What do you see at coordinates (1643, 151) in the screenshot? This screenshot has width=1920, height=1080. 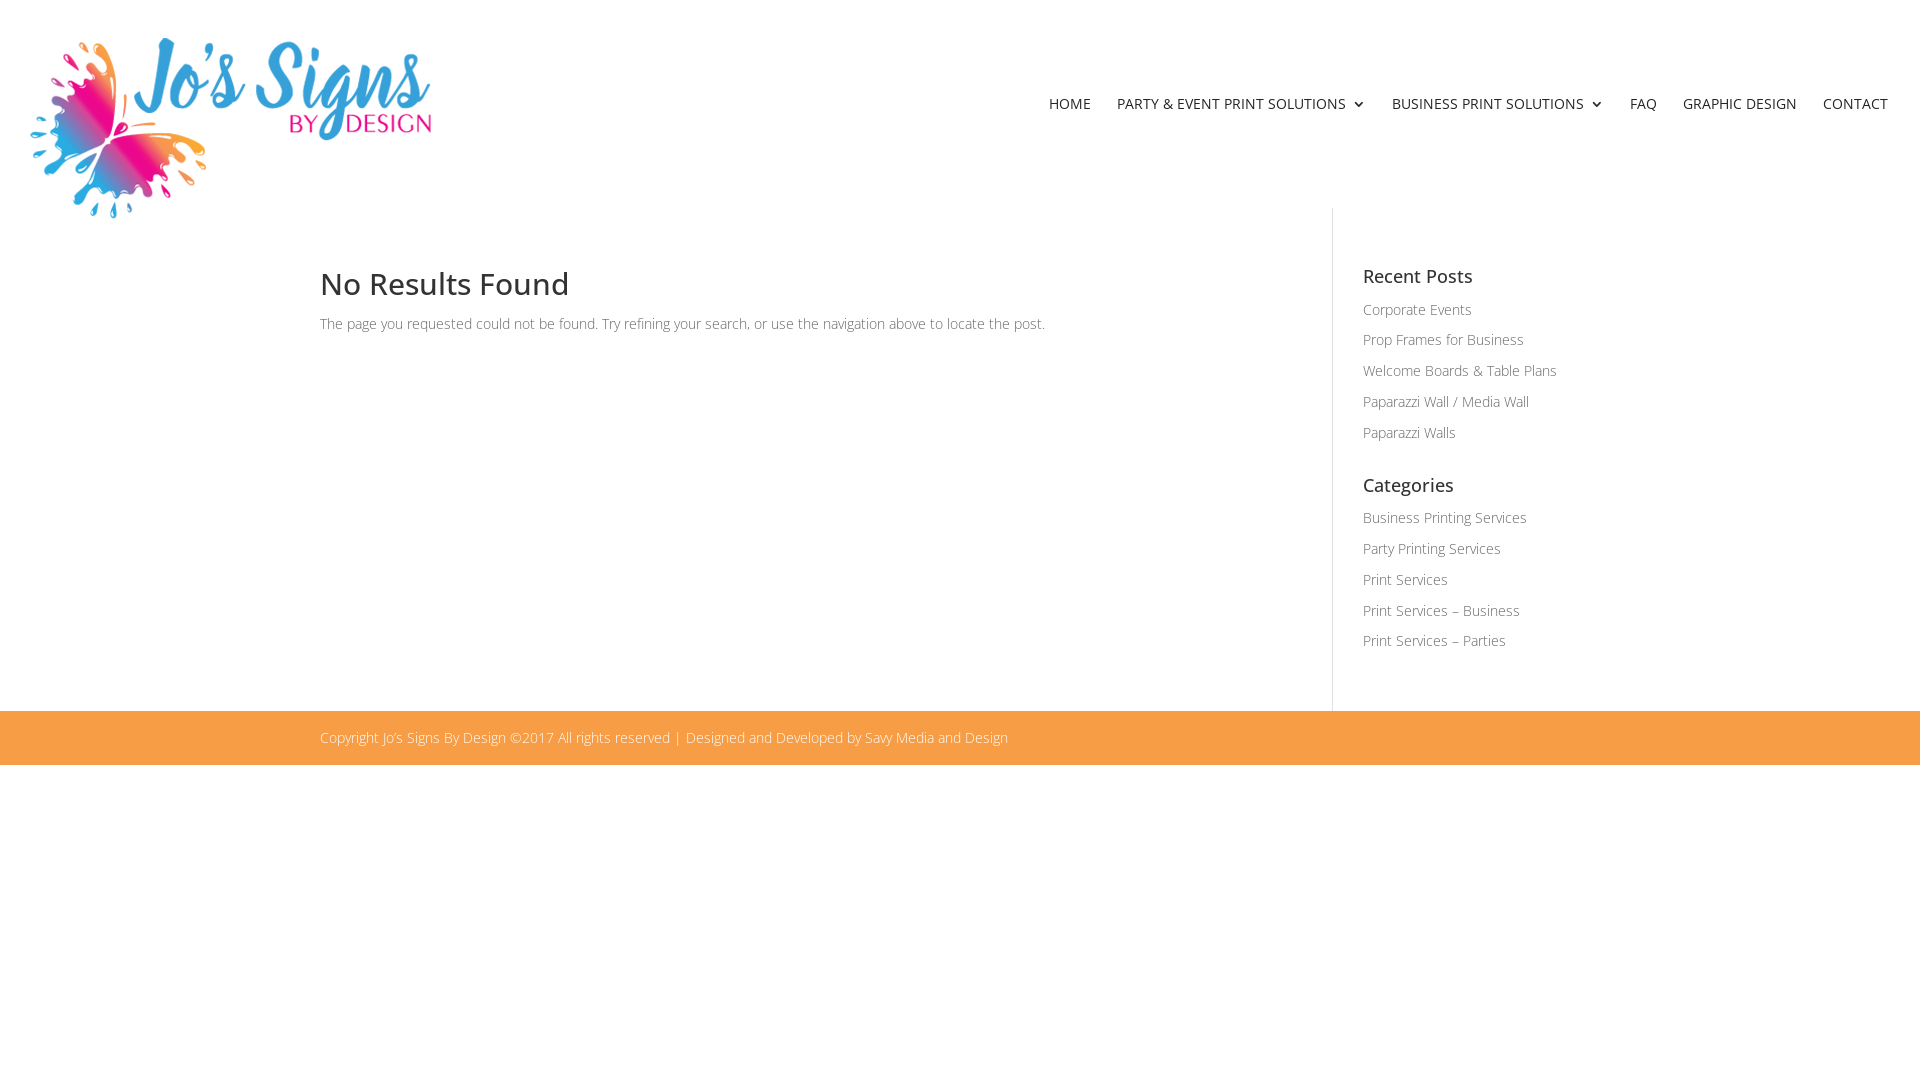 I see `'FAQ'` at bounding box center [1643, 151].